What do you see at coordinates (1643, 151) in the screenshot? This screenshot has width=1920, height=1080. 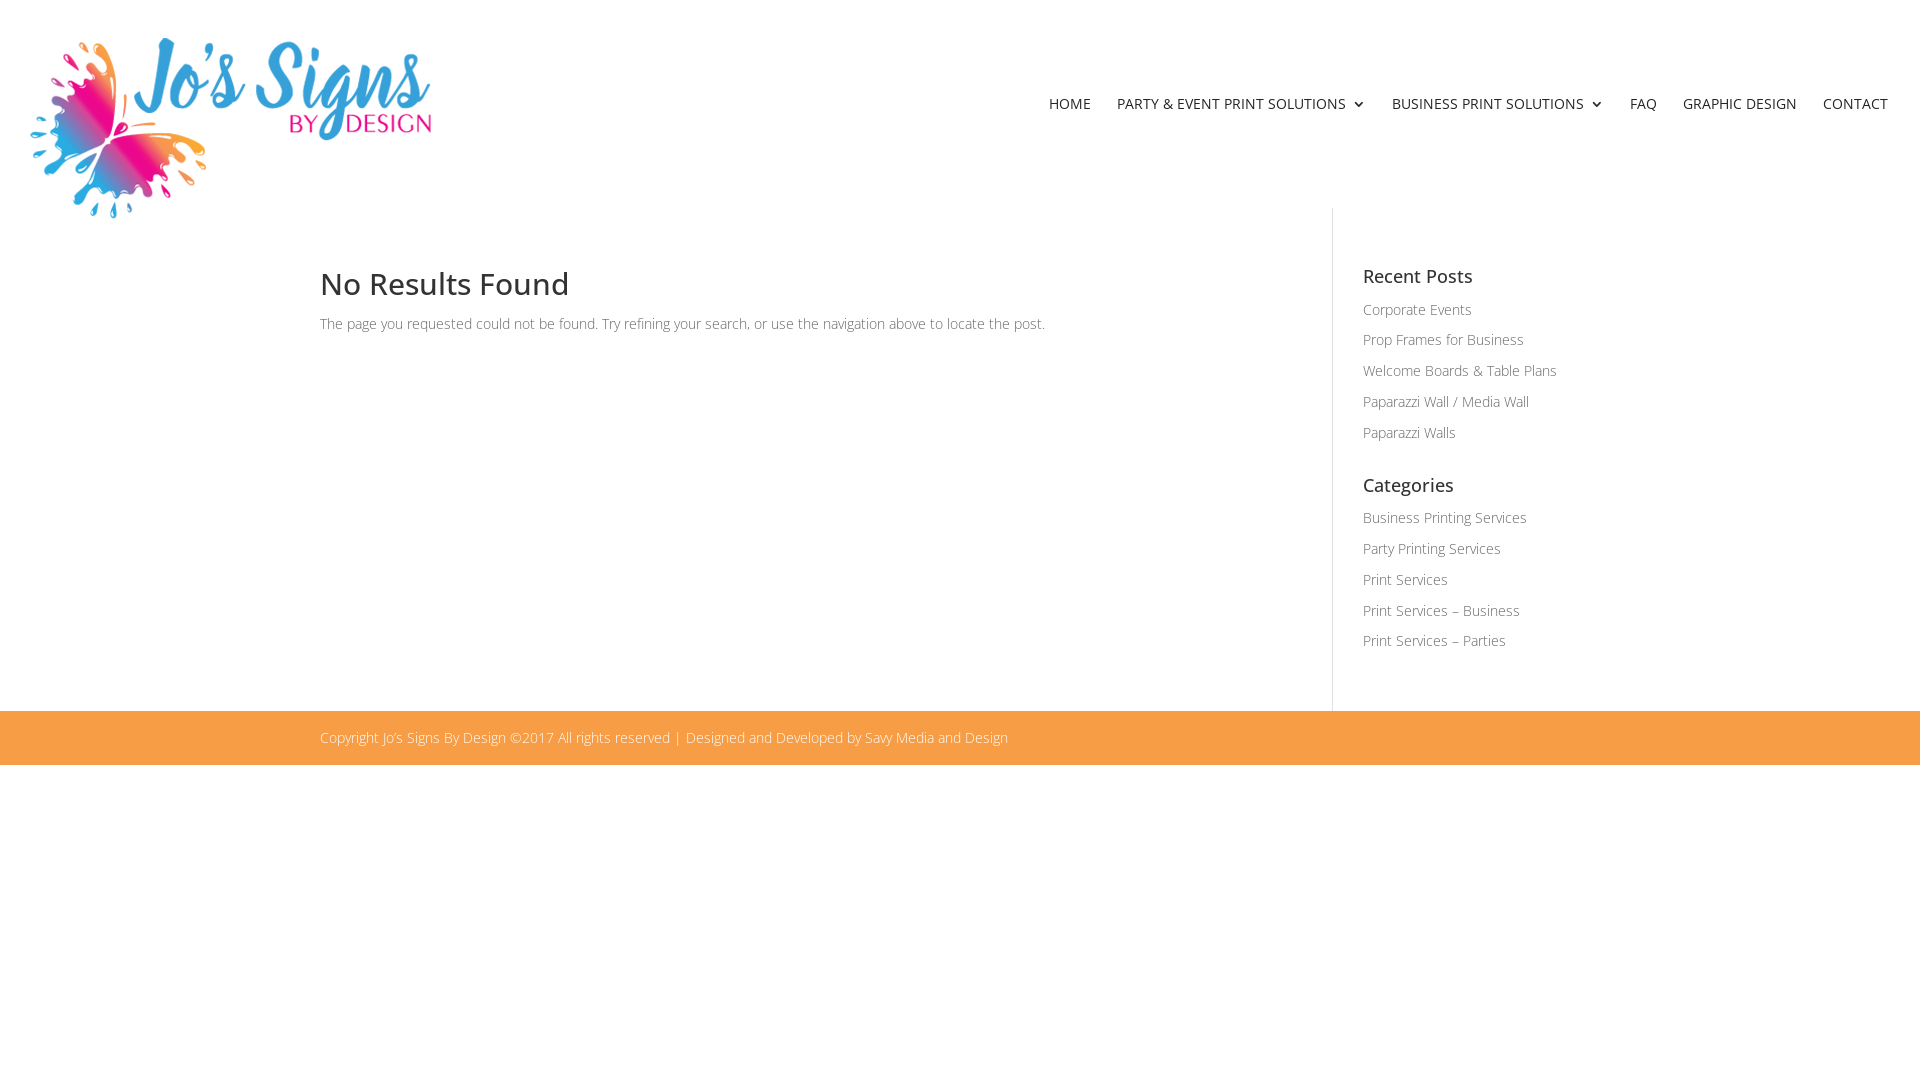 I see `'FAQ'` at bounding box center [1643, 151].